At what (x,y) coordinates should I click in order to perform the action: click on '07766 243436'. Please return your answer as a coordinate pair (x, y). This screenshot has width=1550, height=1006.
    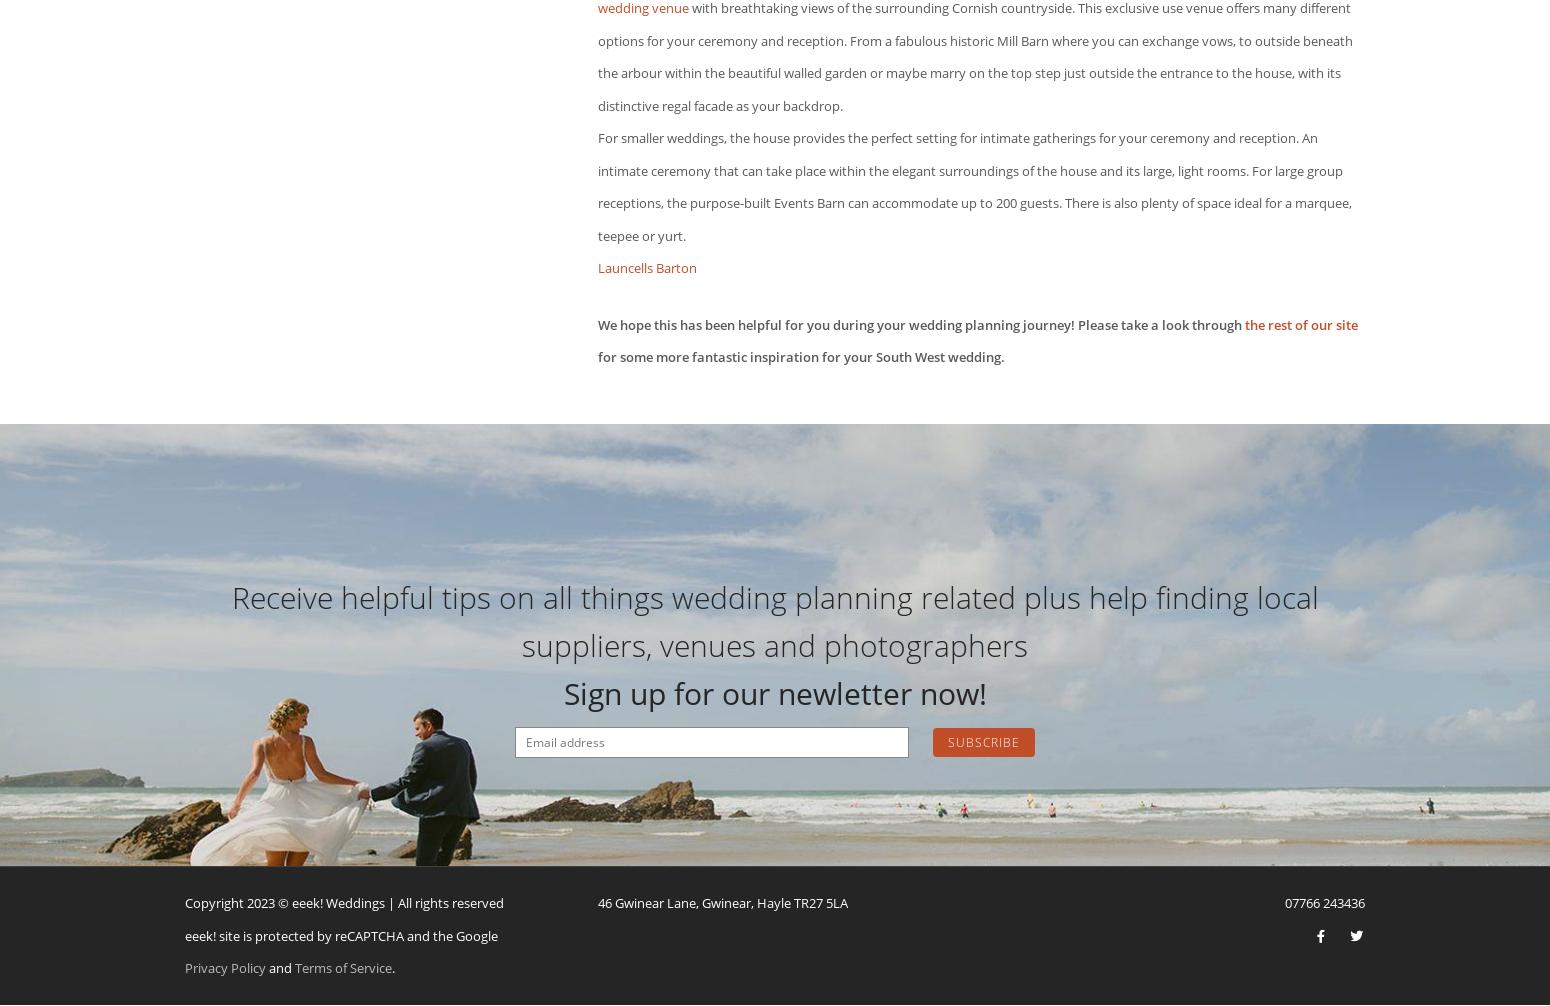
    Looking at the image, I should click on (1283, 901).